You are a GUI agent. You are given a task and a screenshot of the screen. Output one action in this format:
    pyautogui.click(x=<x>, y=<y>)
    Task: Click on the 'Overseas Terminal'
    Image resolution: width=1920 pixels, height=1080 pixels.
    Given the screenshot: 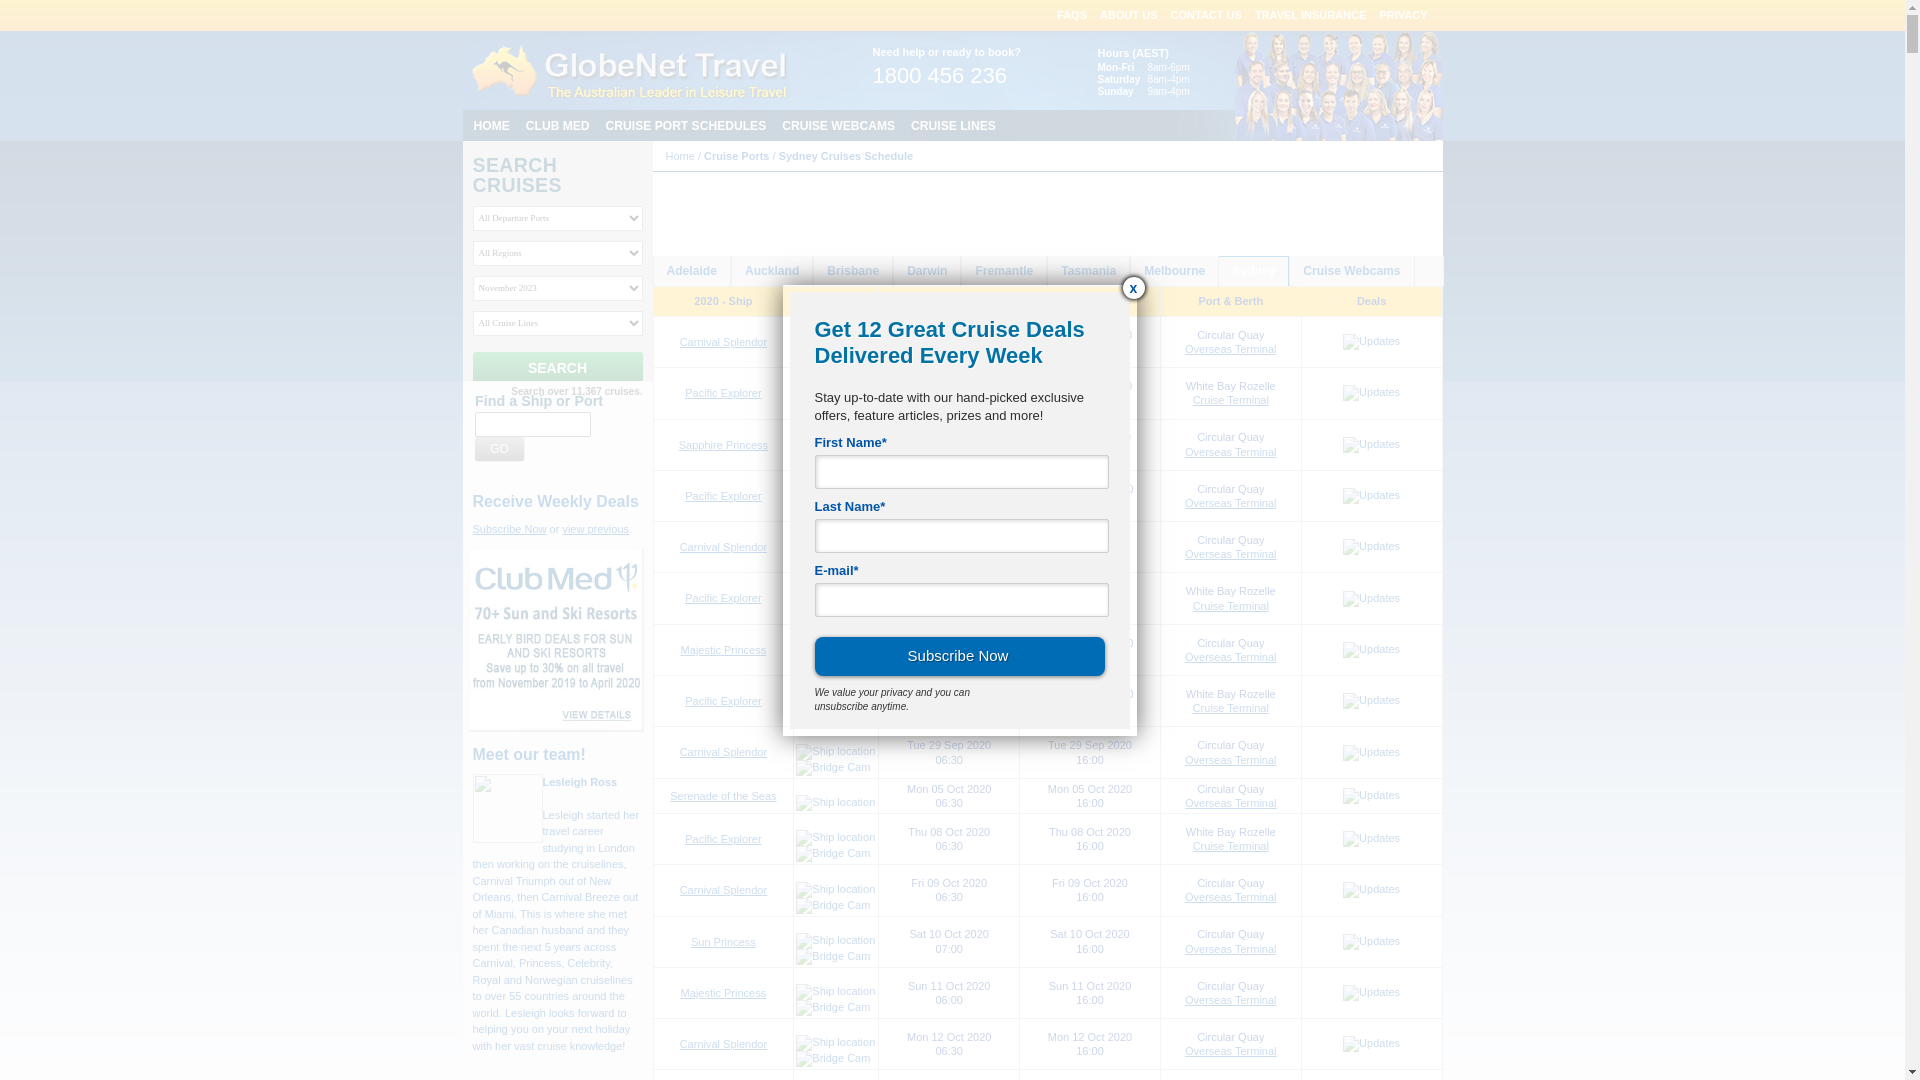 What is the action you would take?
    pyautogui.click(x=1229, y=347)
    